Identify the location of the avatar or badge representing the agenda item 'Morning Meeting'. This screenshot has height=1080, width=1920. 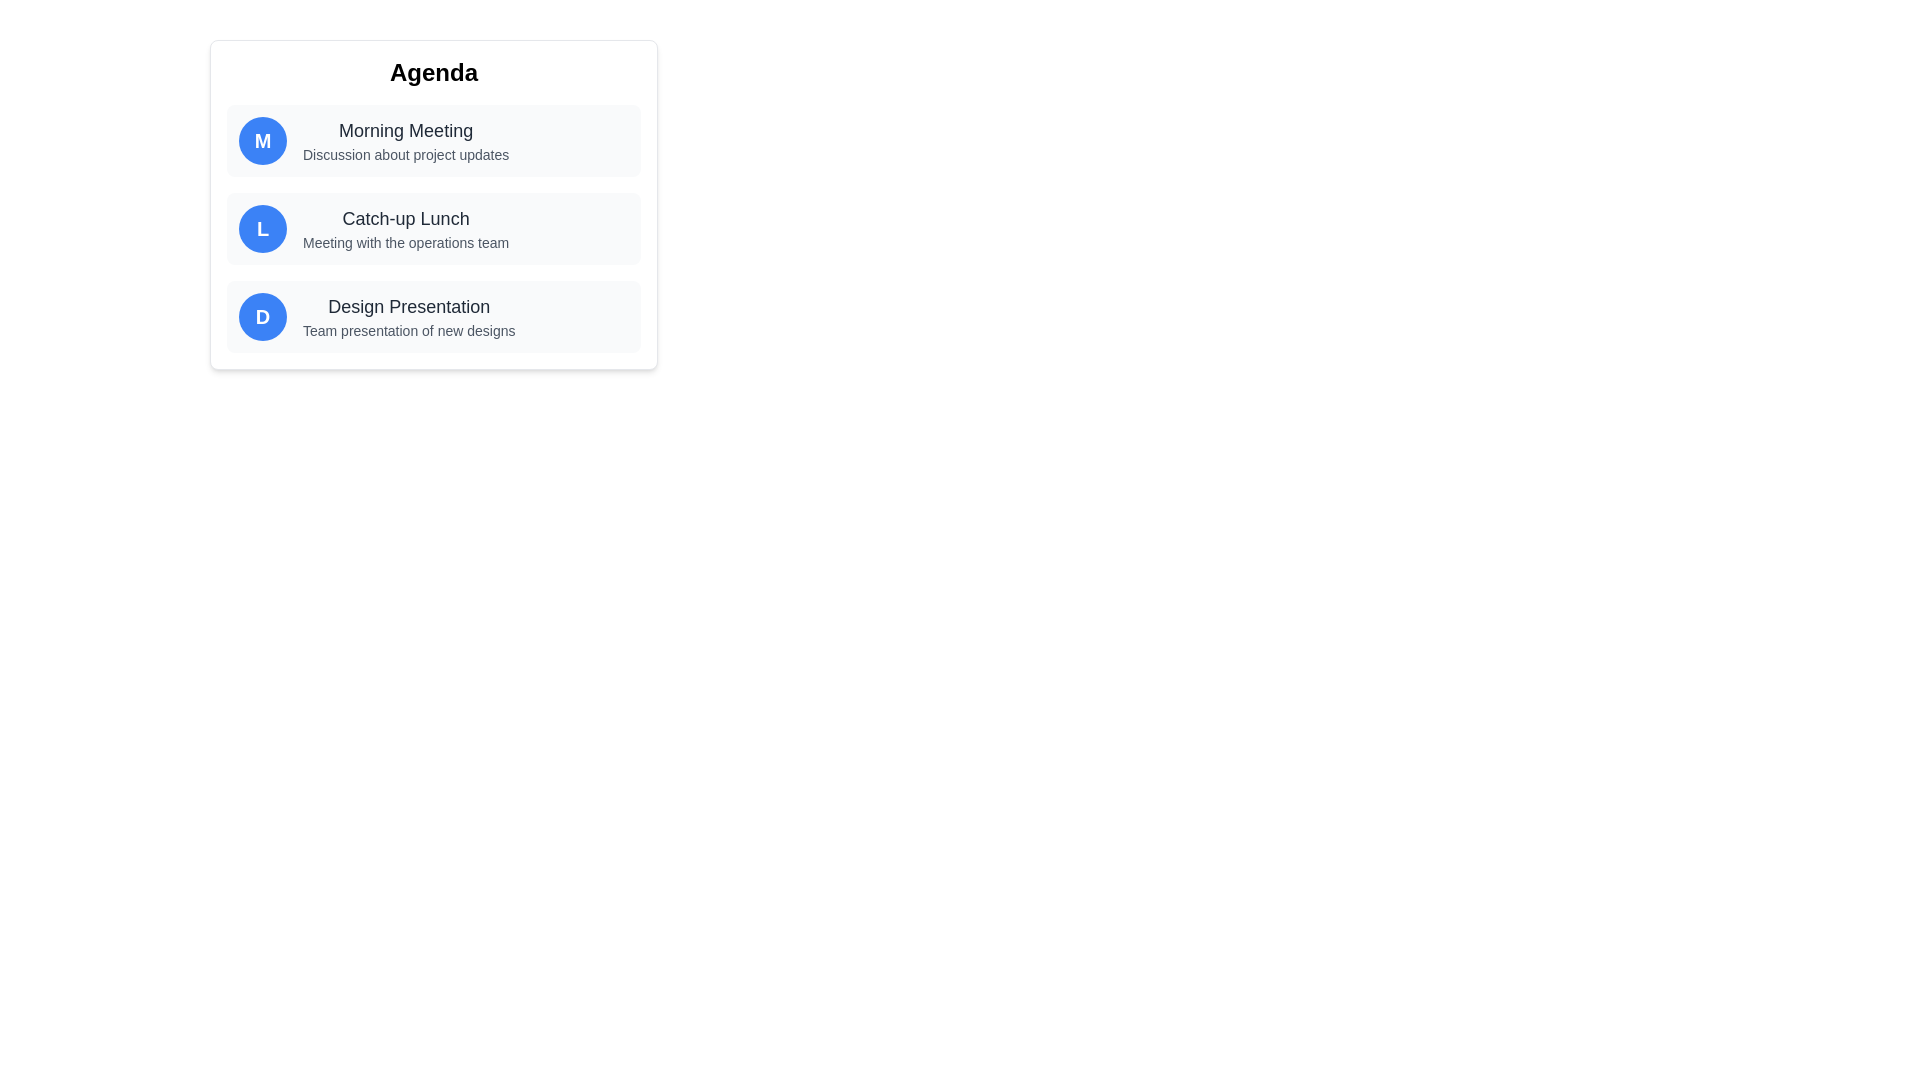
(262, 140).